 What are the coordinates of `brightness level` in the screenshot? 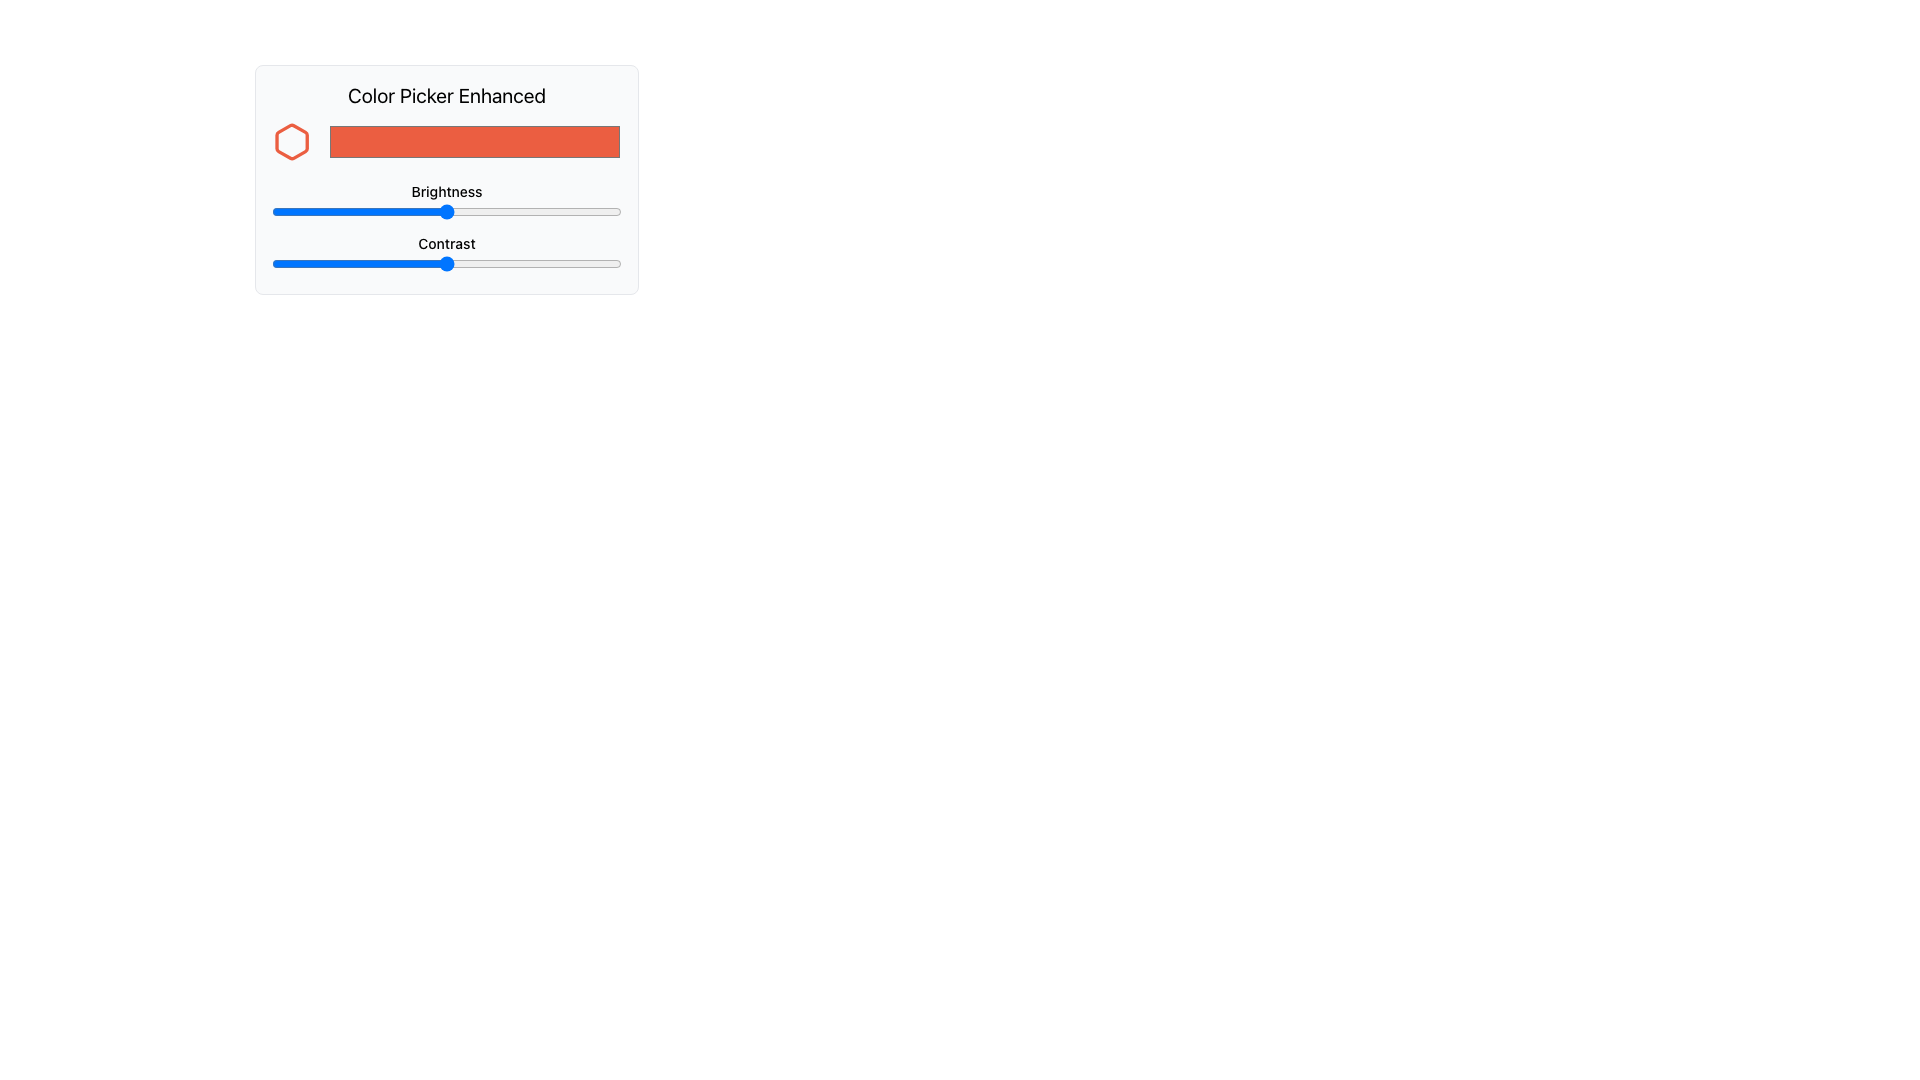 It's located at (596, 212).